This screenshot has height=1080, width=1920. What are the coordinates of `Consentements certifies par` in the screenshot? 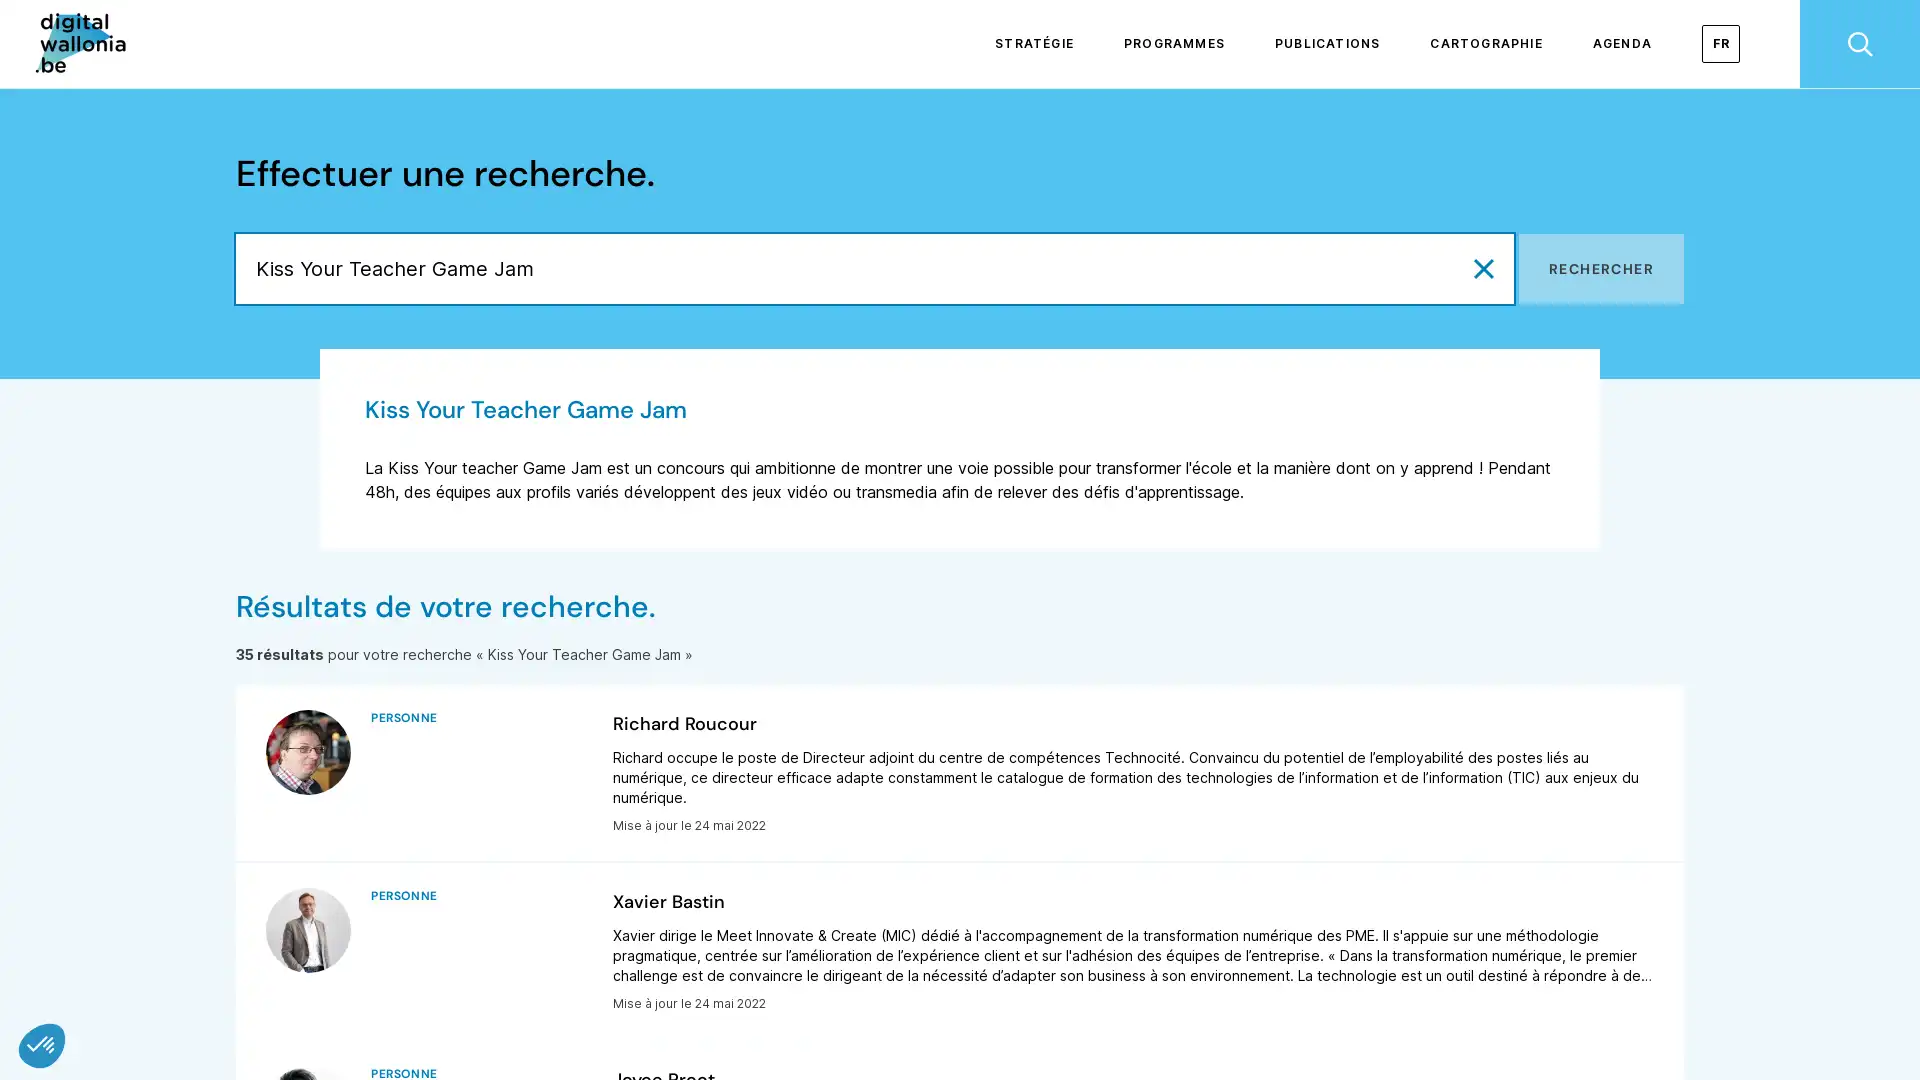 It's located at (229, 944).